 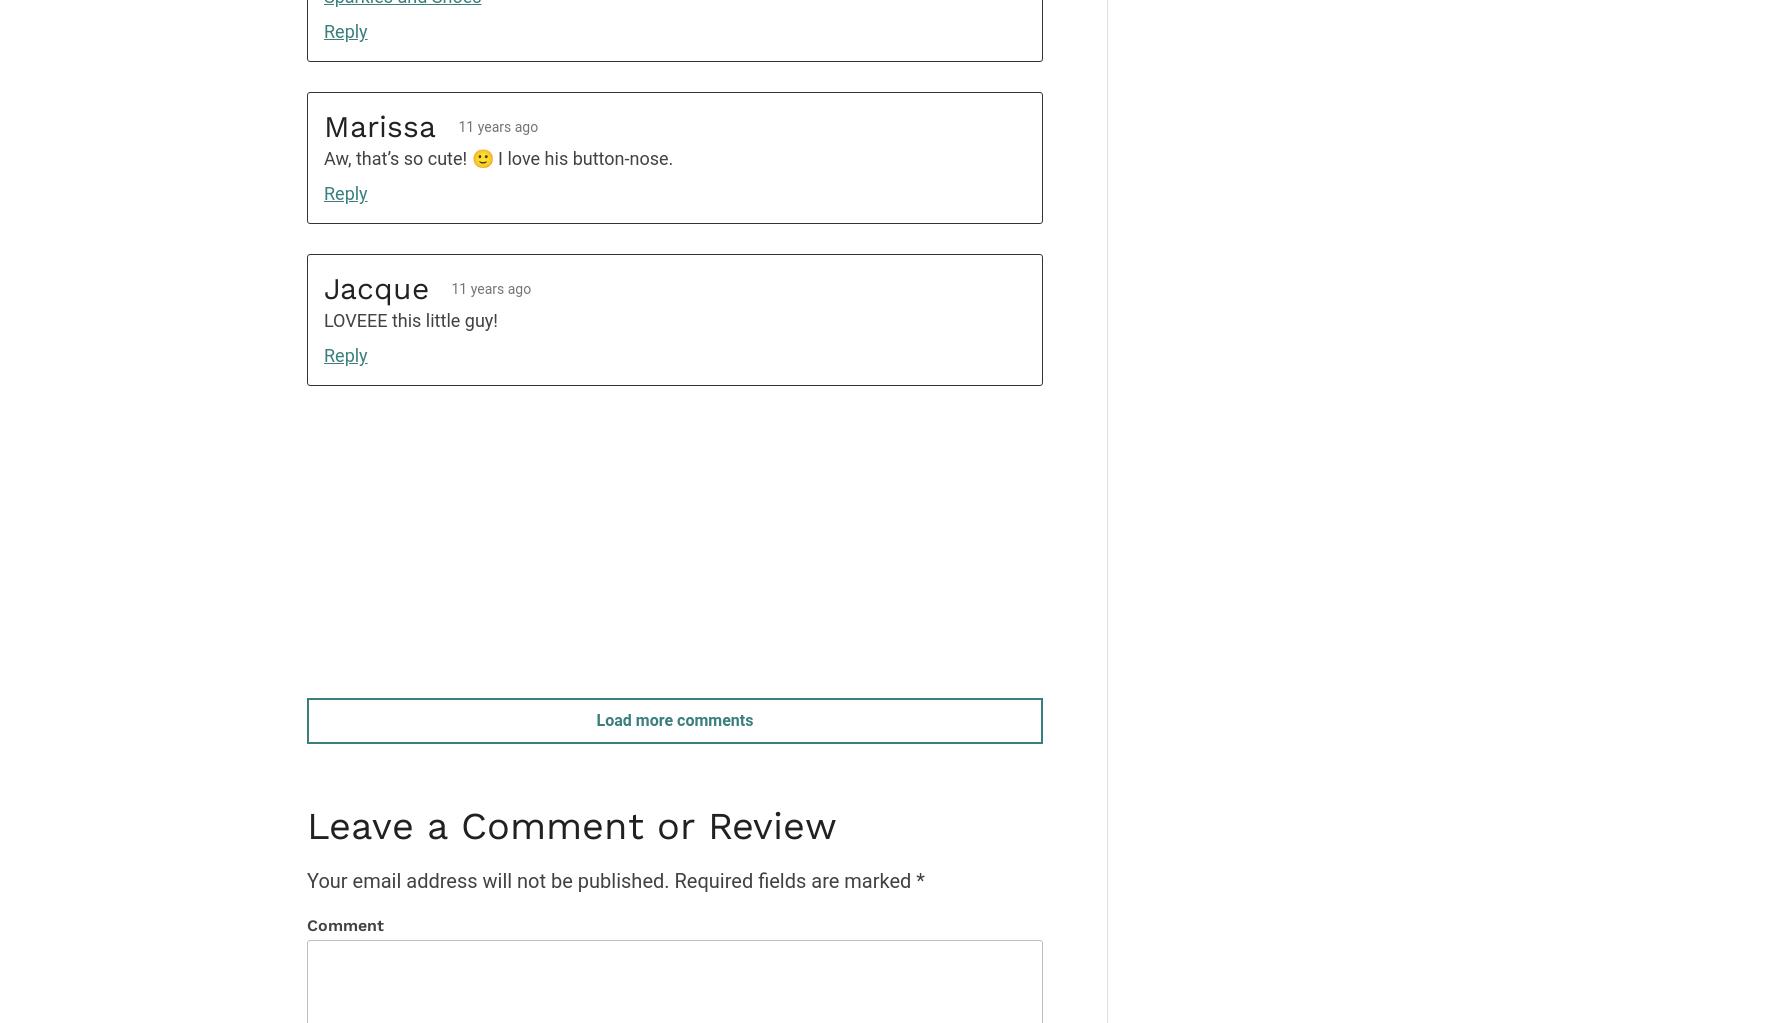 I want to click on 'Marissa', so click(x=379, y=125).